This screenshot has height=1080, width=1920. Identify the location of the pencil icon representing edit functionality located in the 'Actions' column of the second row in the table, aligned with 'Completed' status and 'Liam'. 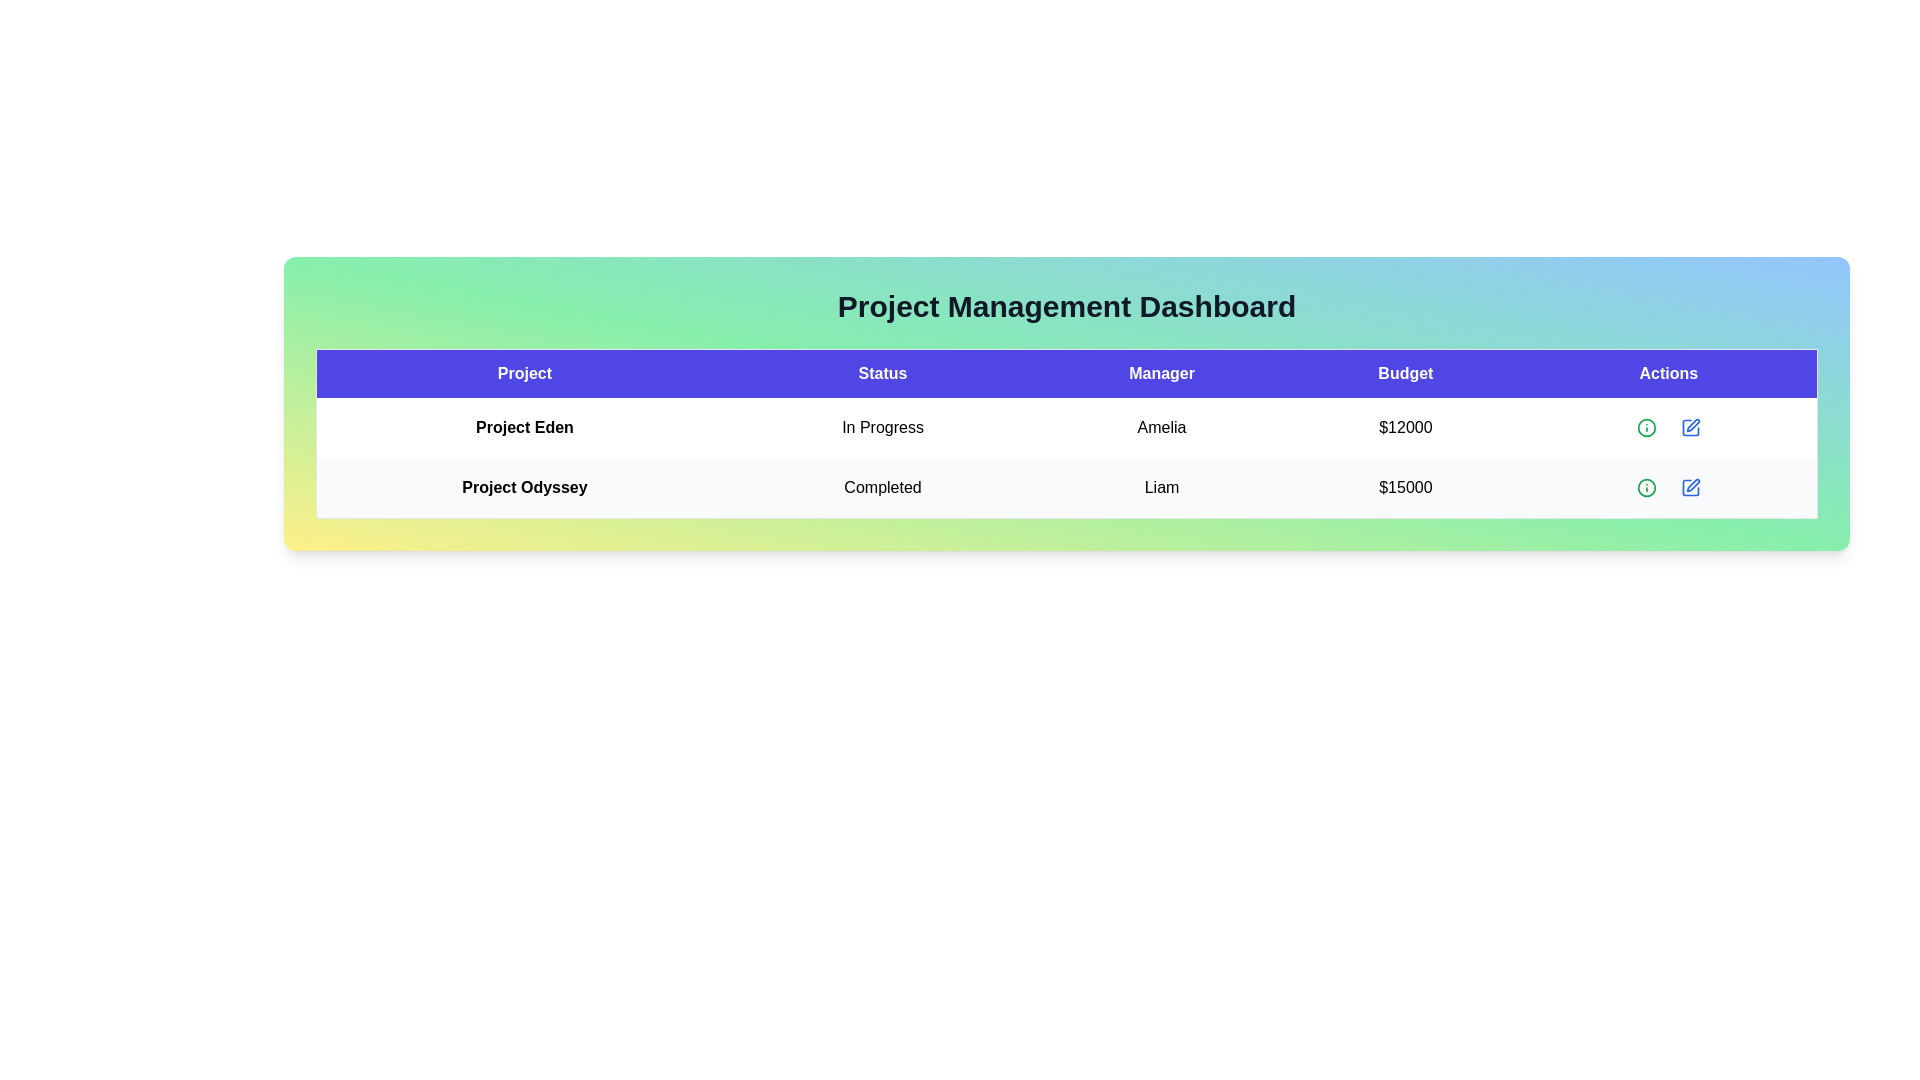
(1692, 485).